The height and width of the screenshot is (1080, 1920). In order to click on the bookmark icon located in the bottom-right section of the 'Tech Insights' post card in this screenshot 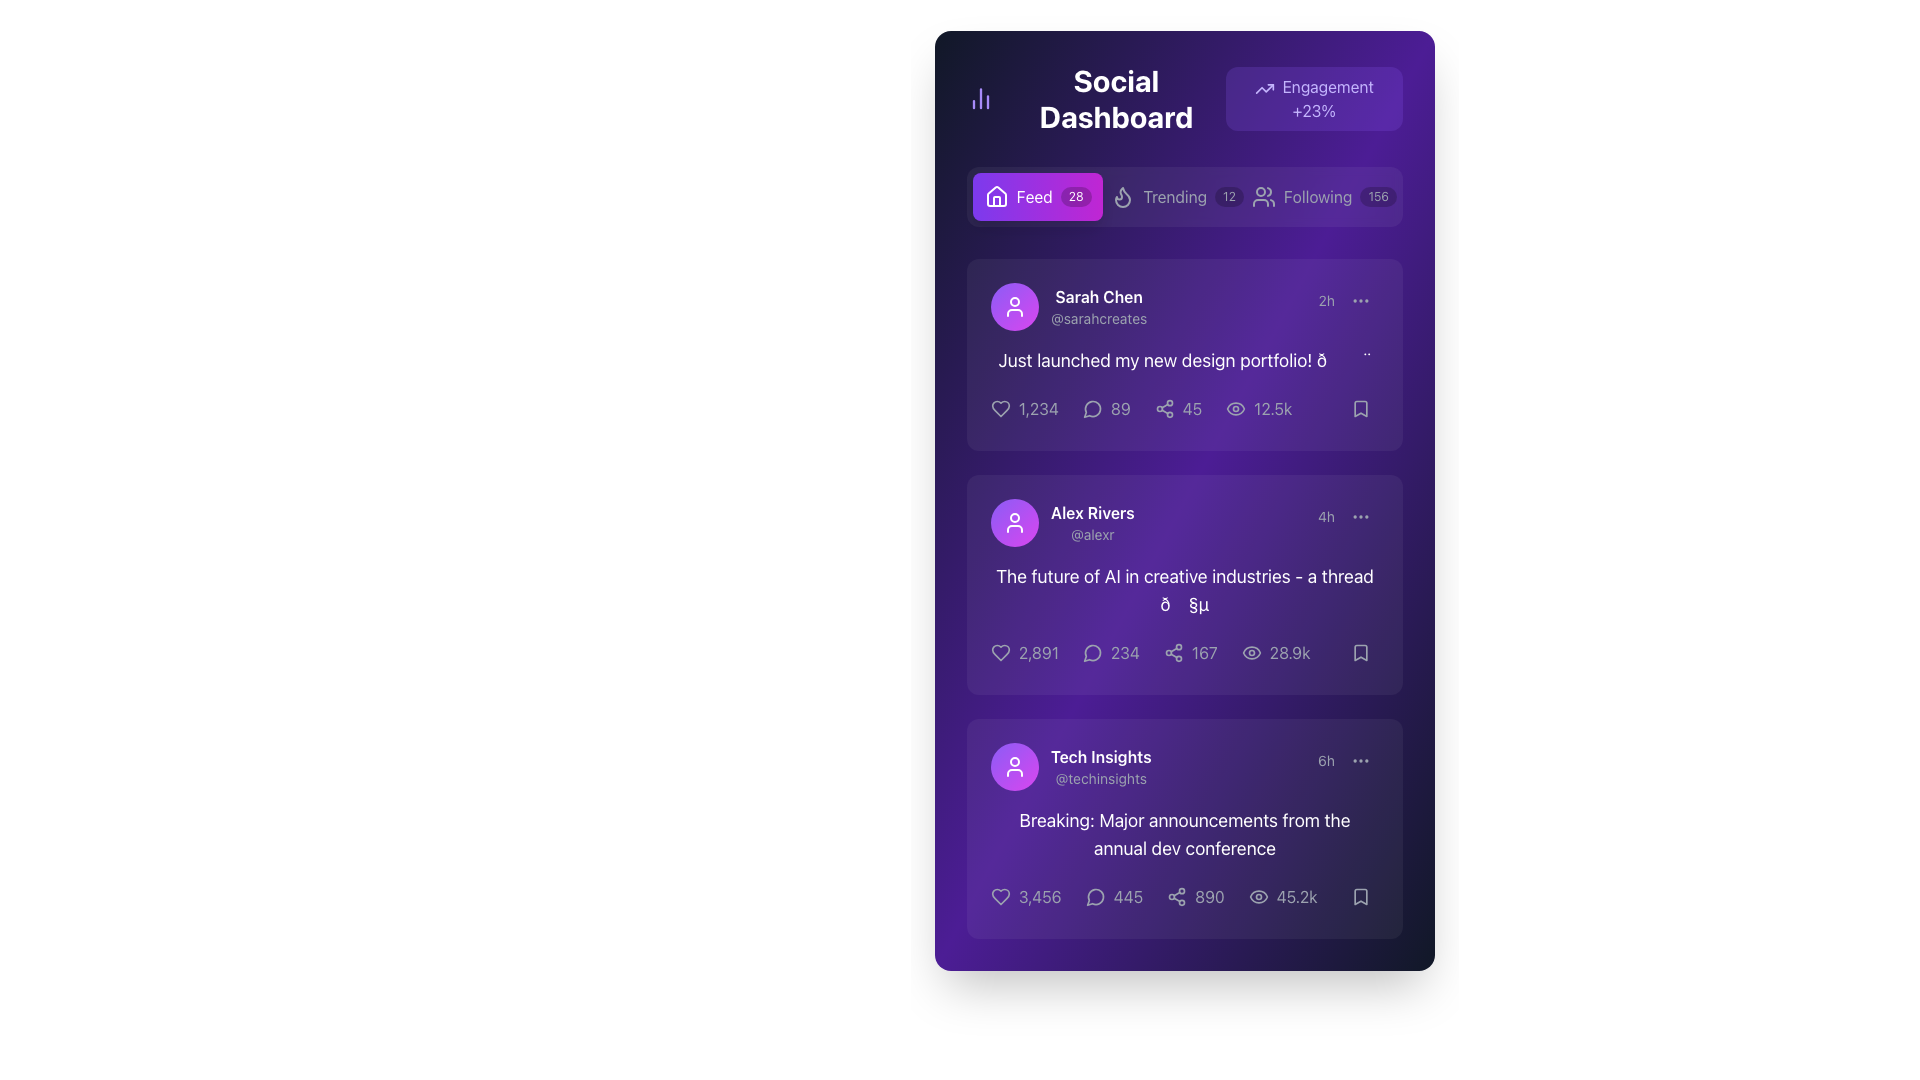, I will do `click(1360, 896)`.